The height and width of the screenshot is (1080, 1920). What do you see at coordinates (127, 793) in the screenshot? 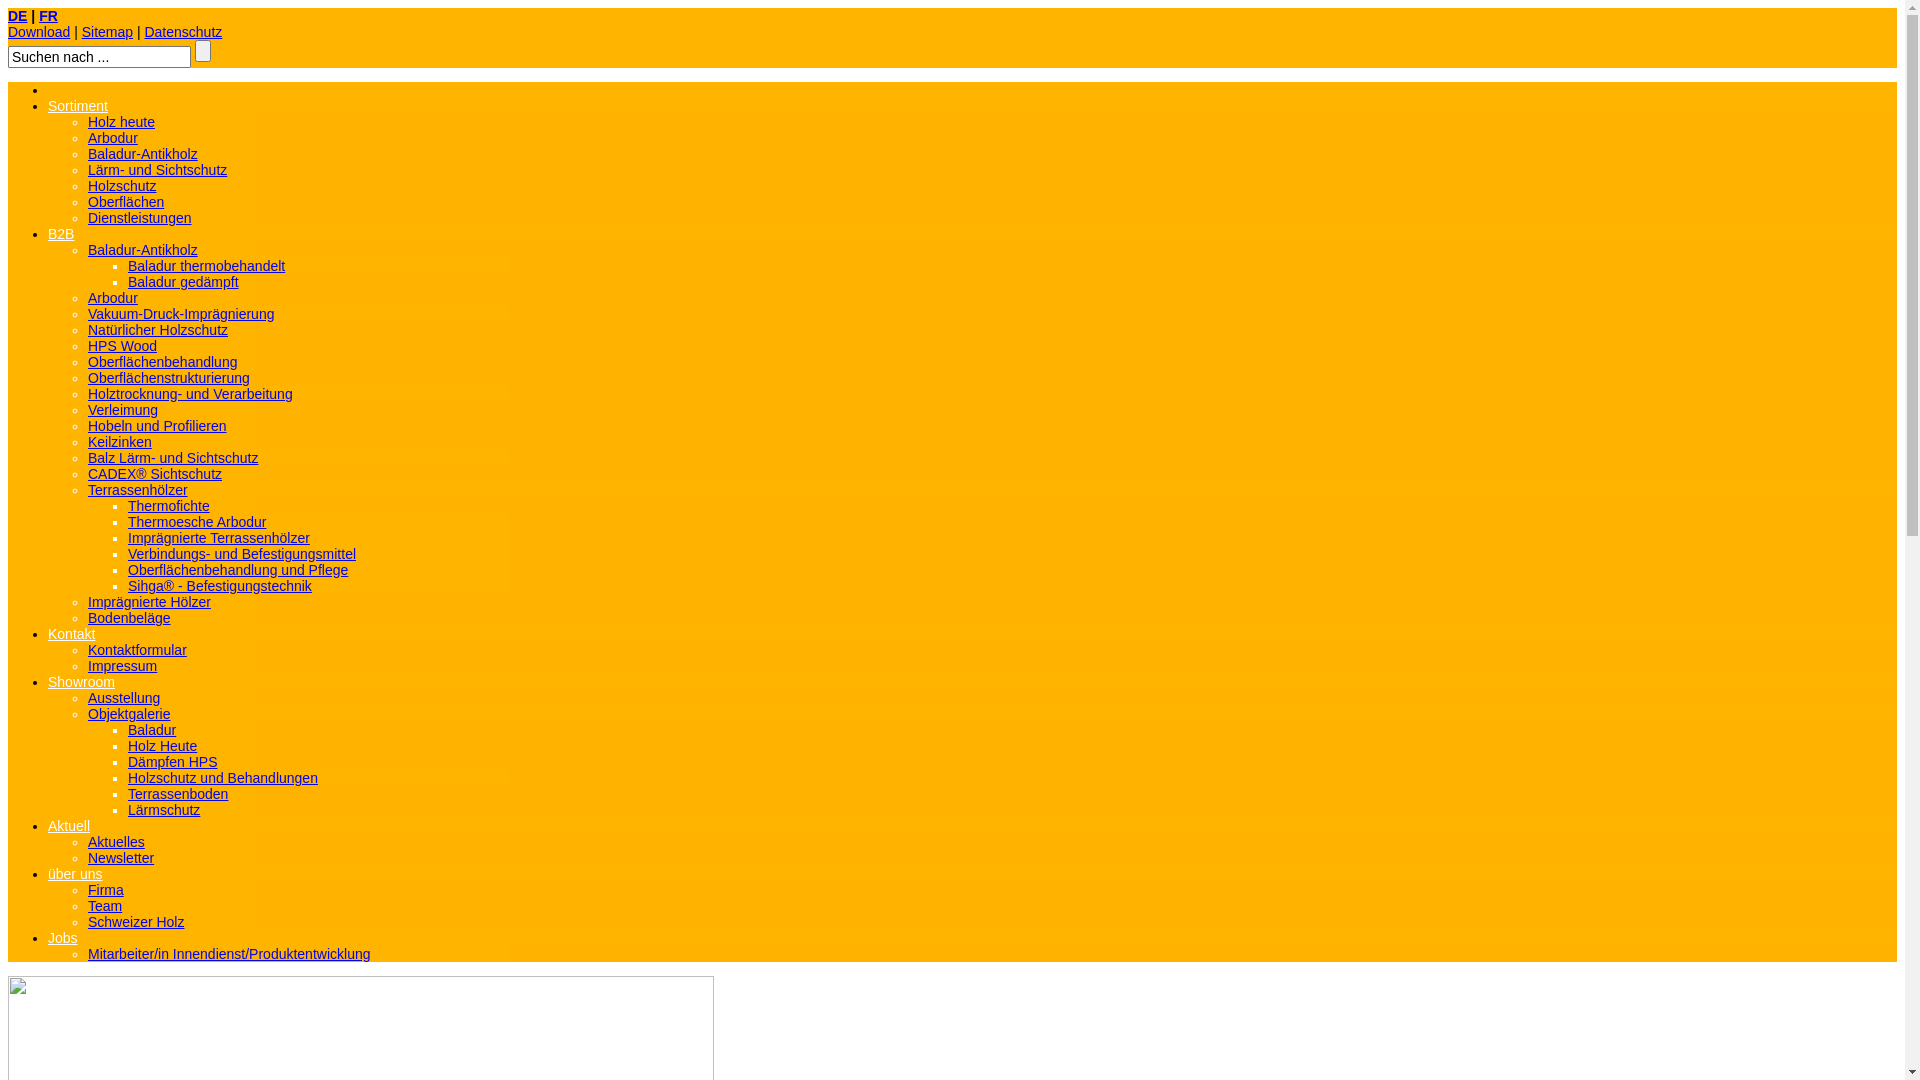
I see `'Terrassenboden'` at bounding box center [127, 793].